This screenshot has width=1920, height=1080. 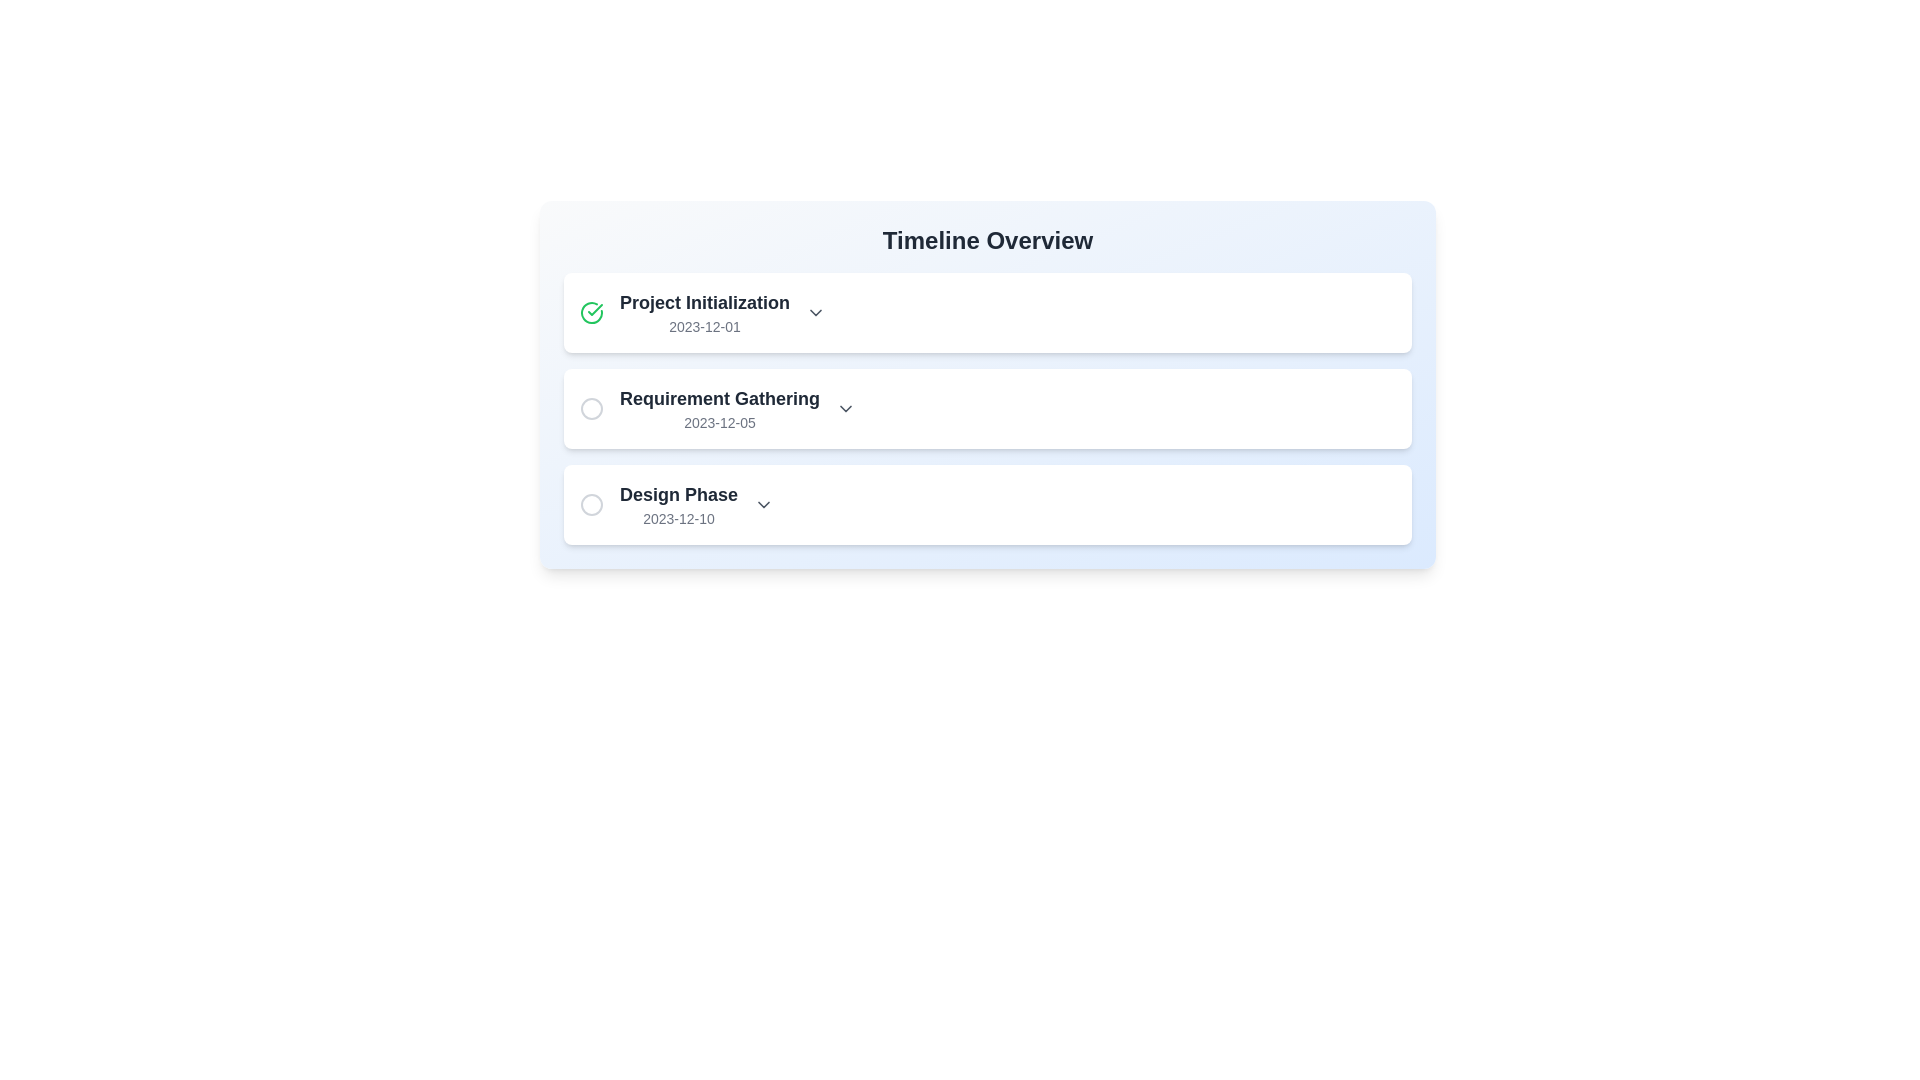 I want to click on the static text content displaying the date '2023-12-05', which is styled in a smaller gray font and is located directly below the 'Requirement Gathering' label, so click(x=720, y=422).